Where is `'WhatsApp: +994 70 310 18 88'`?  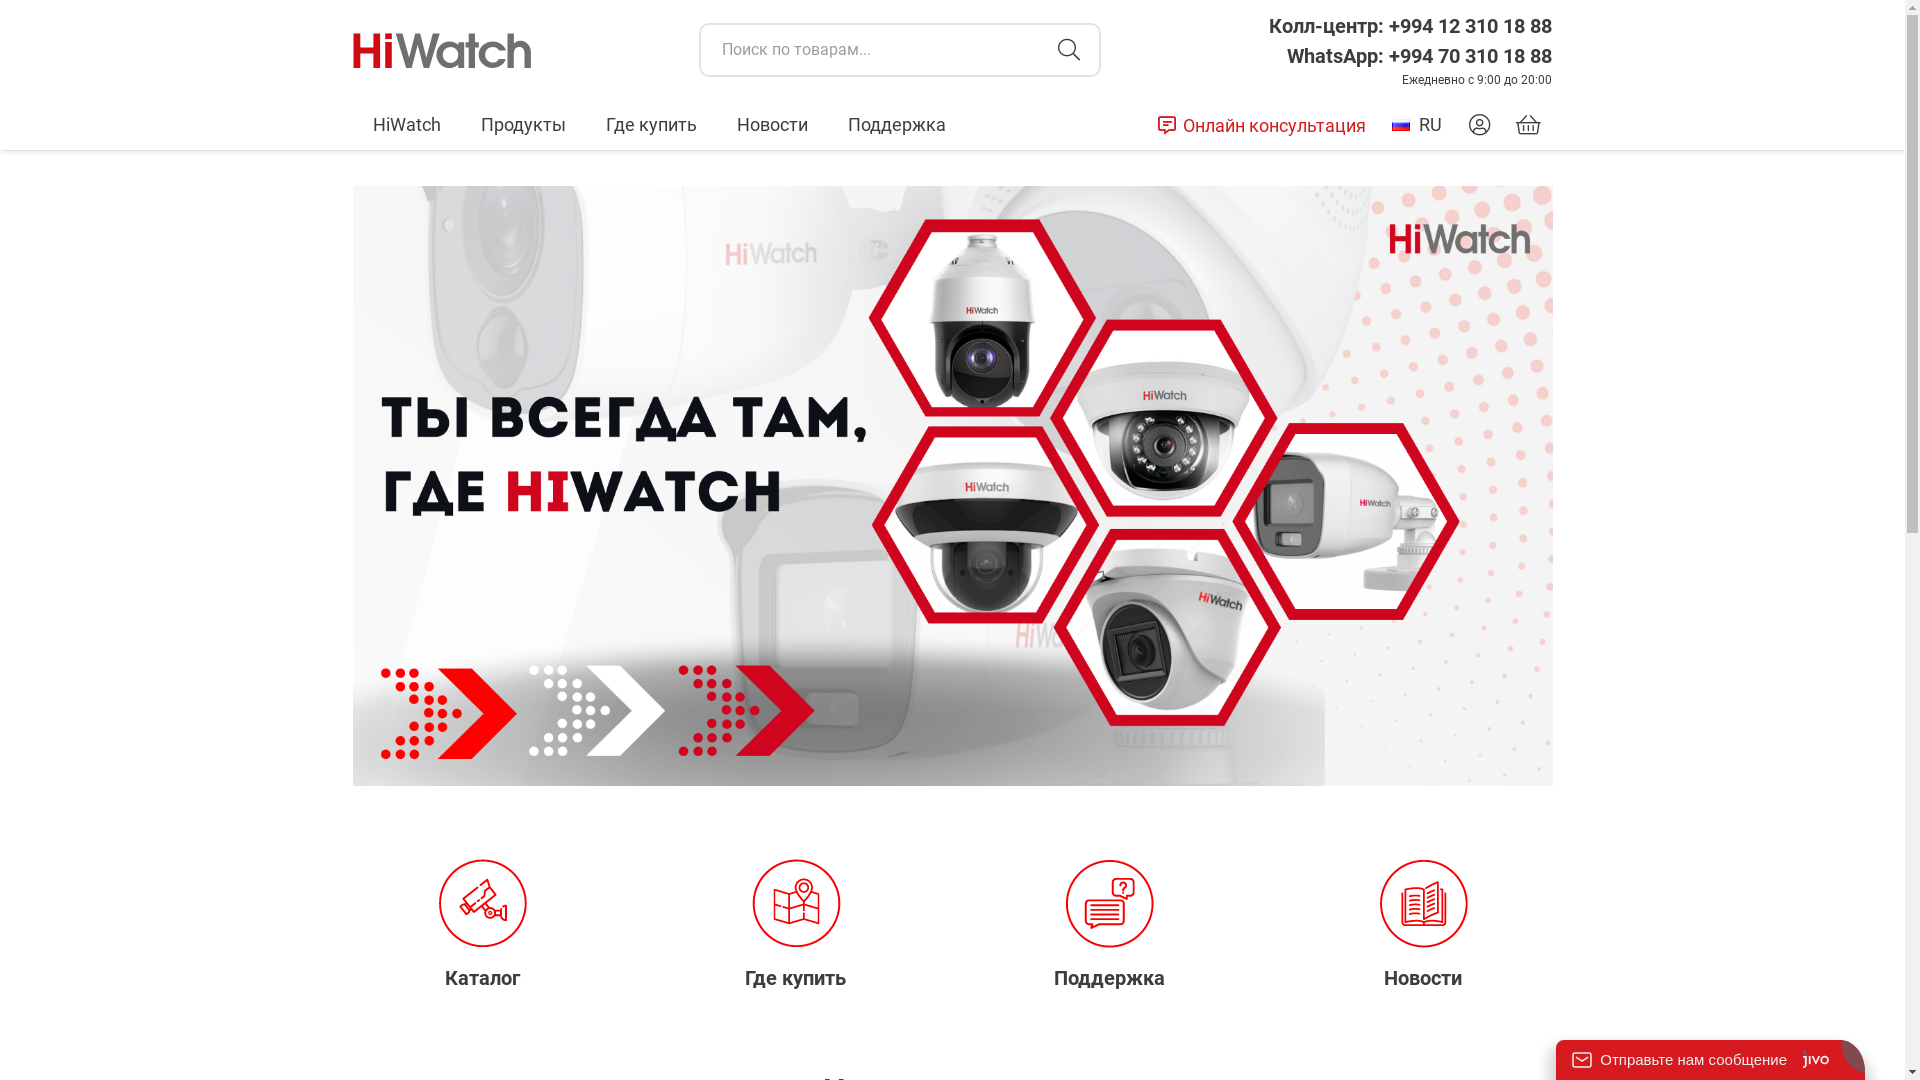
'WhatsApp: +994 70 310 18 88' is located at coordinates (1418, 55).